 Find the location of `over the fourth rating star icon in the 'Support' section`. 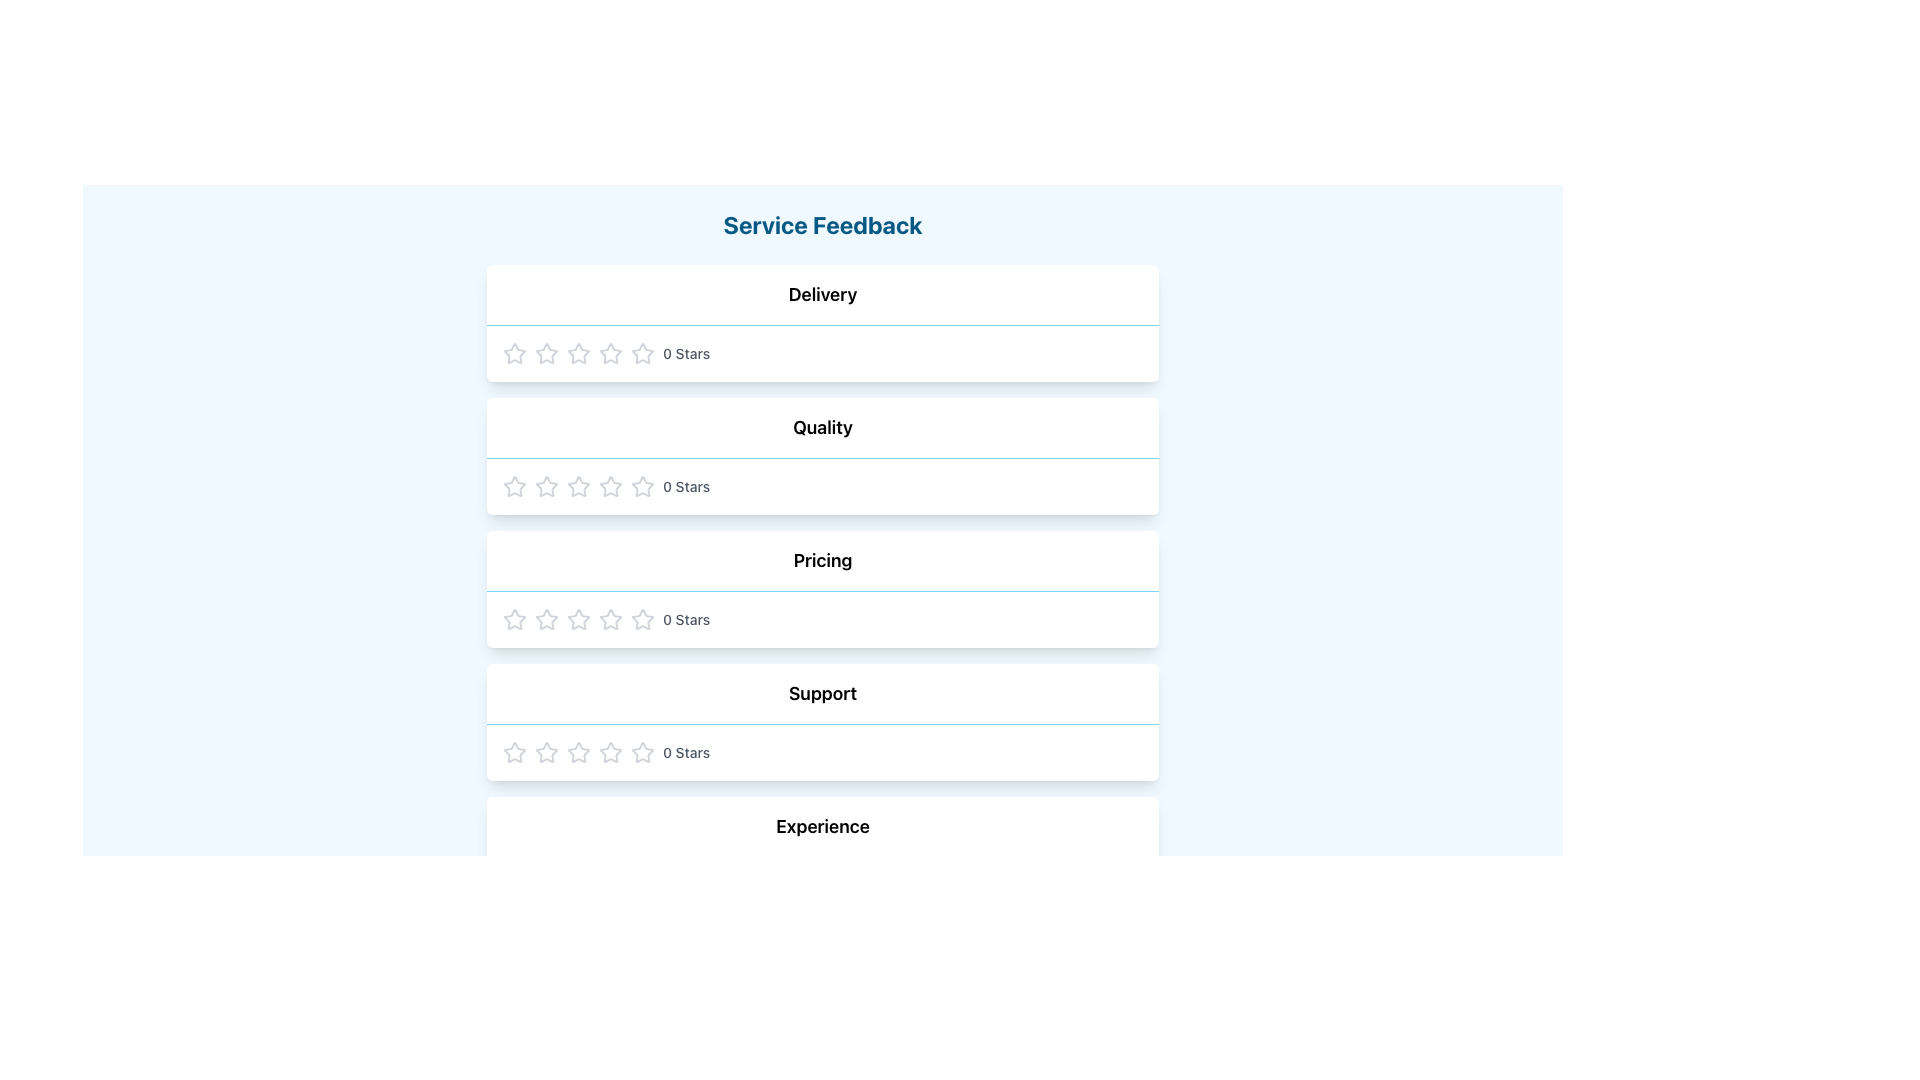

over the fourth rating star icon in the 'Support' section is located at coordinates (578, 752).